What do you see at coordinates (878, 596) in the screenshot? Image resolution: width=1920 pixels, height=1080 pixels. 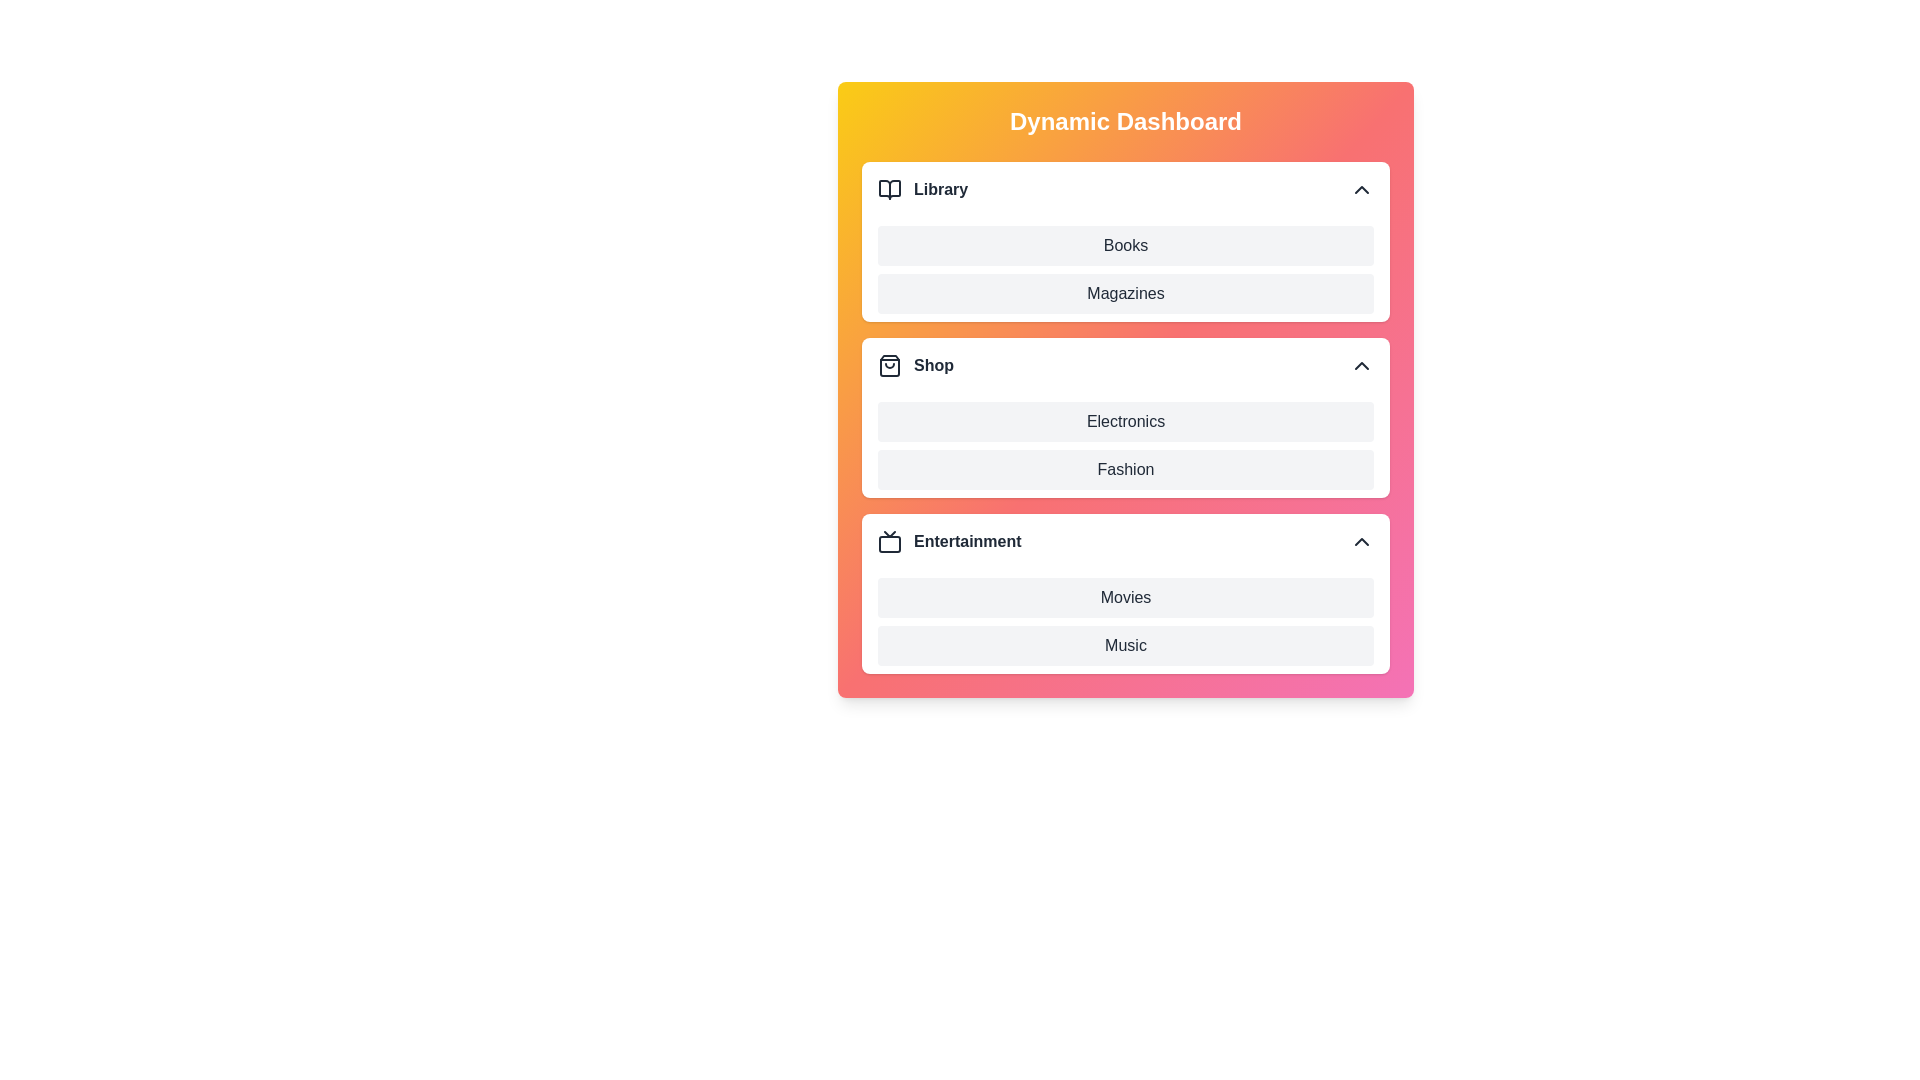 I see `the item Movies in the section Entertainment` at bounding box center [878, 596].